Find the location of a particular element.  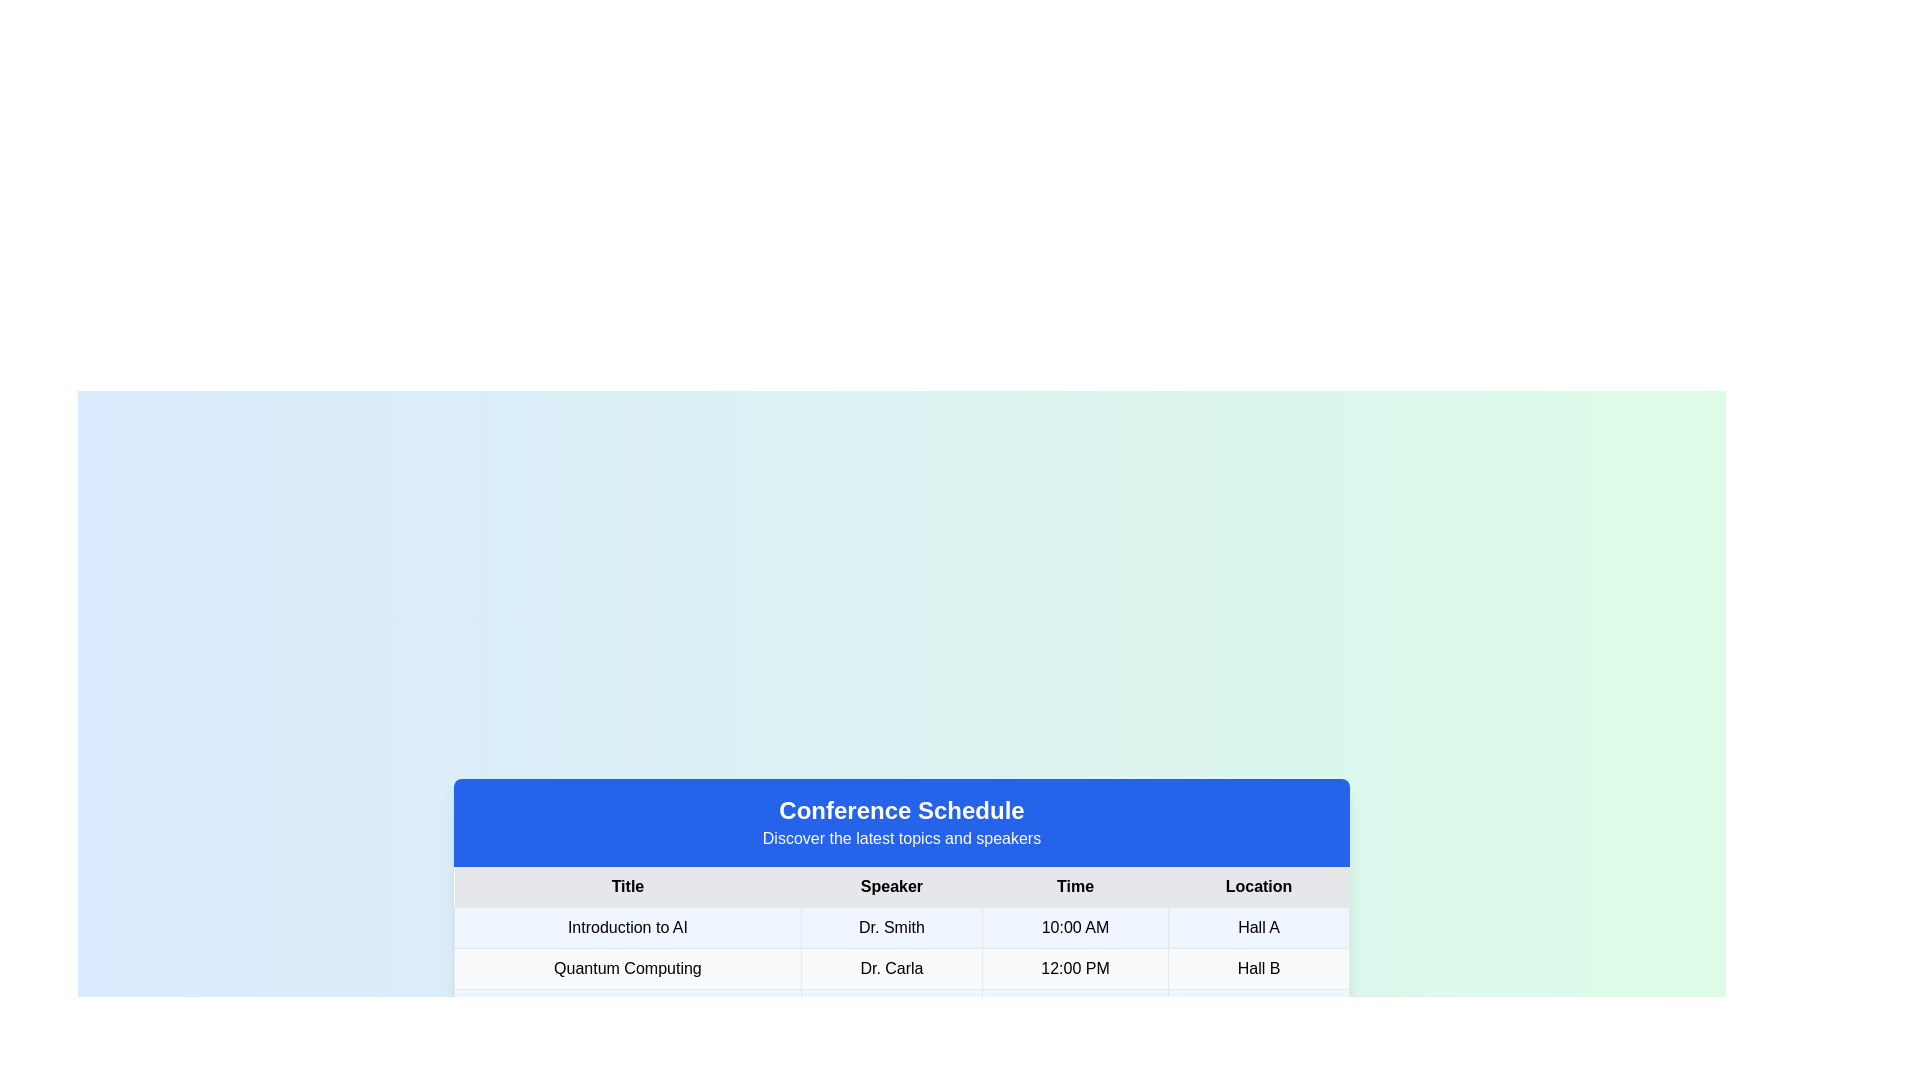

to select the first row of the conference schedule table displaying the session titled 'Introduction to AI' with speaker 'Dr. Smith', scheduled at '10:00 AM' in 'Hall A' is located at coordinates (901, 928).